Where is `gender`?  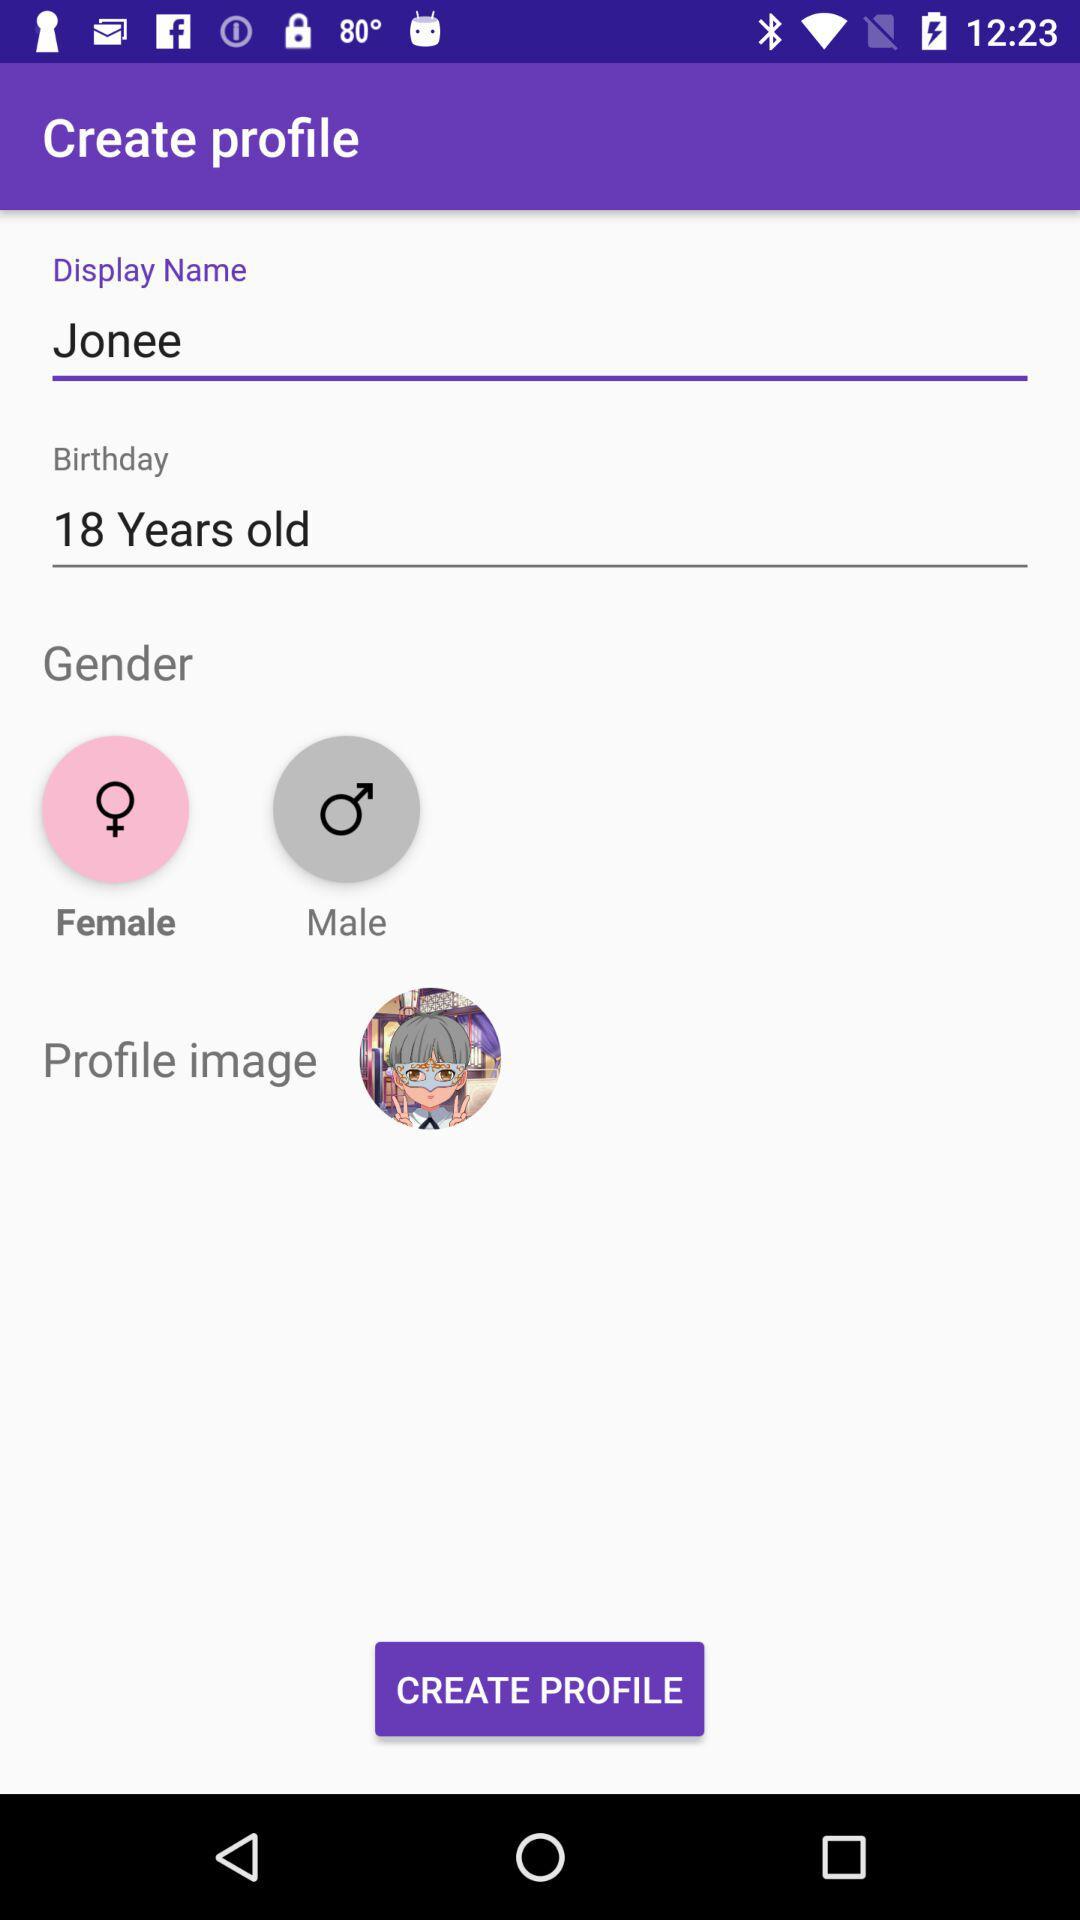 gender is located at coordinates (115, 809).